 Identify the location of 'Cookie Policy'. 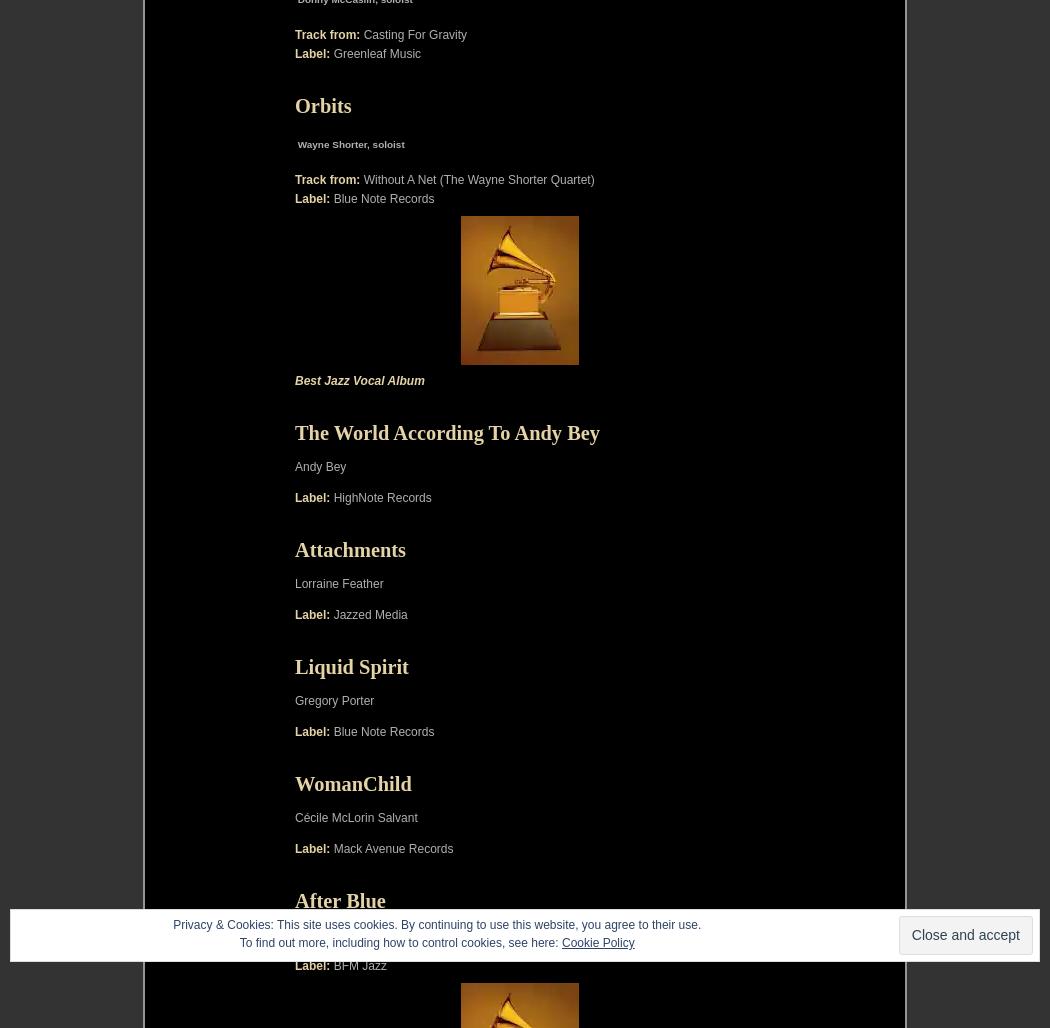
(596, 942).